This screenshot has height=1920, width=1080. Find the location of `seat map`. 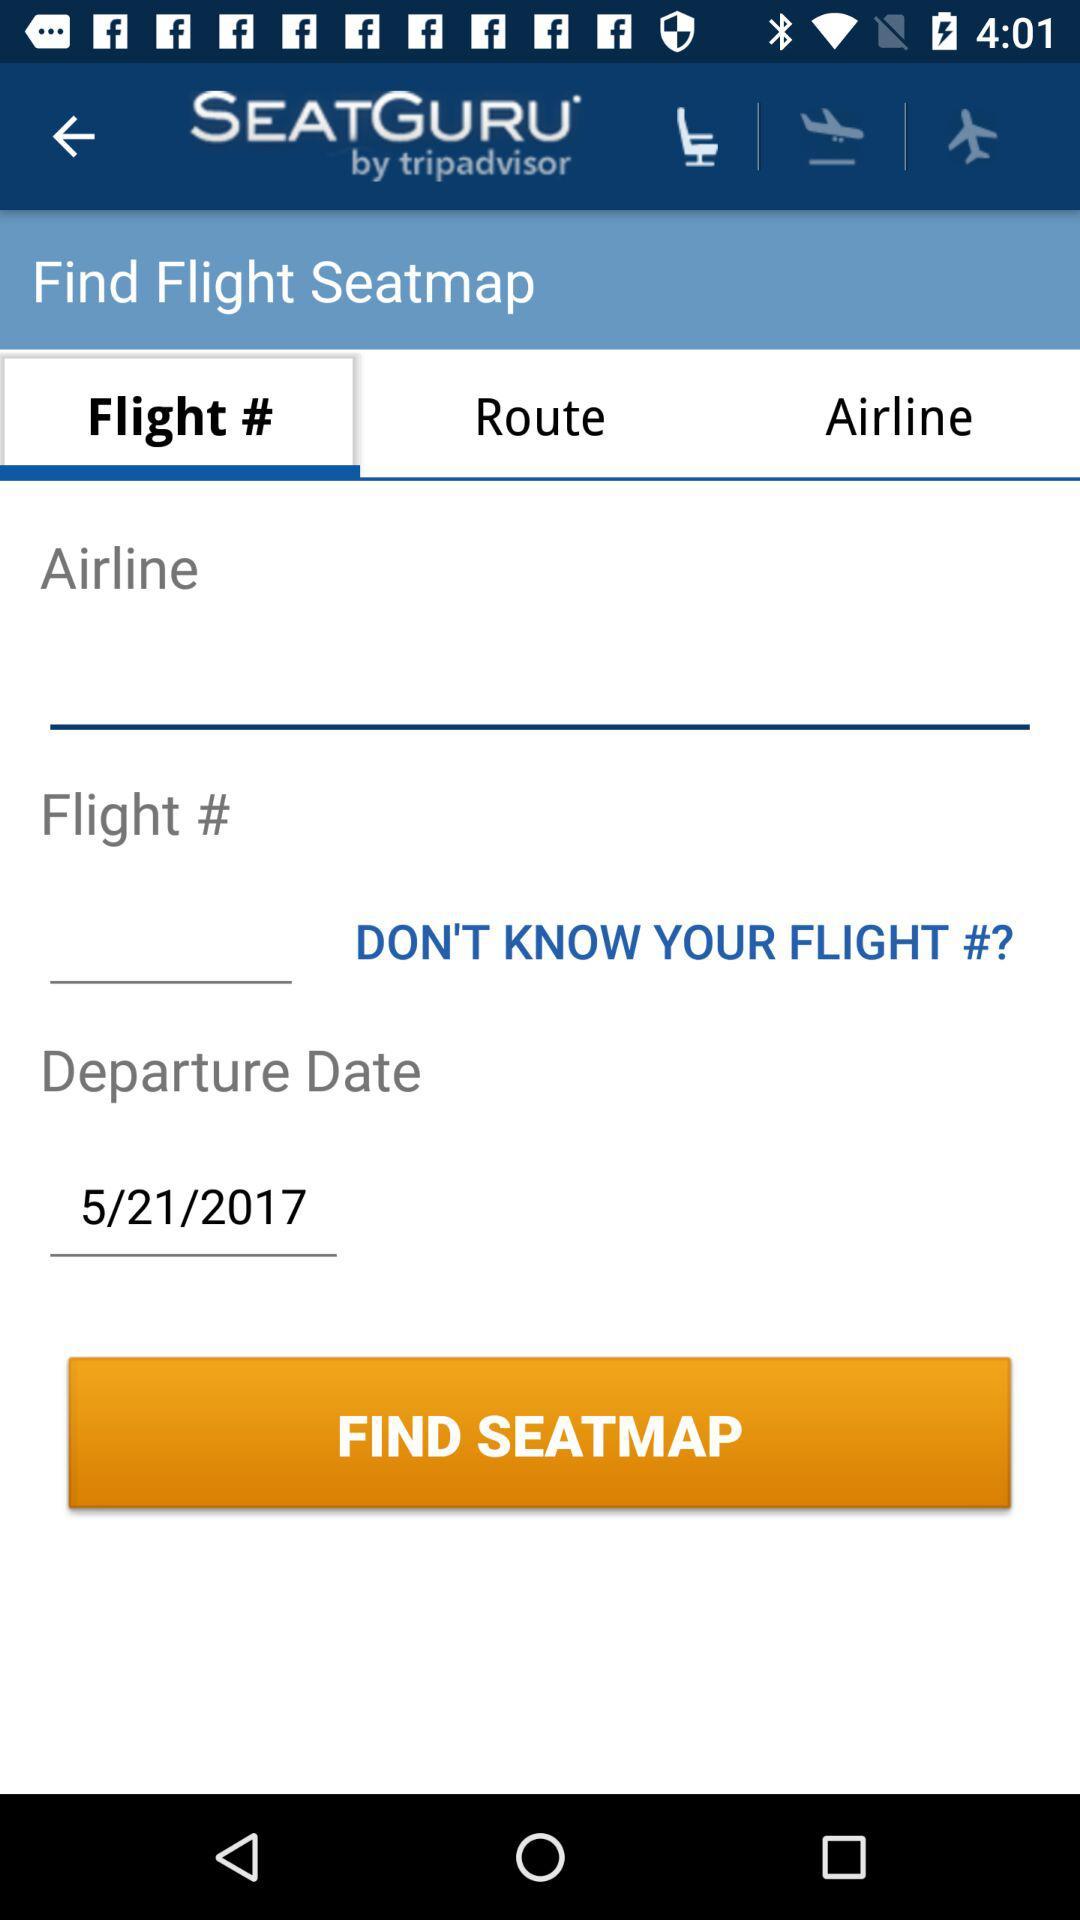

seat map is located at coordinates (696, 135).